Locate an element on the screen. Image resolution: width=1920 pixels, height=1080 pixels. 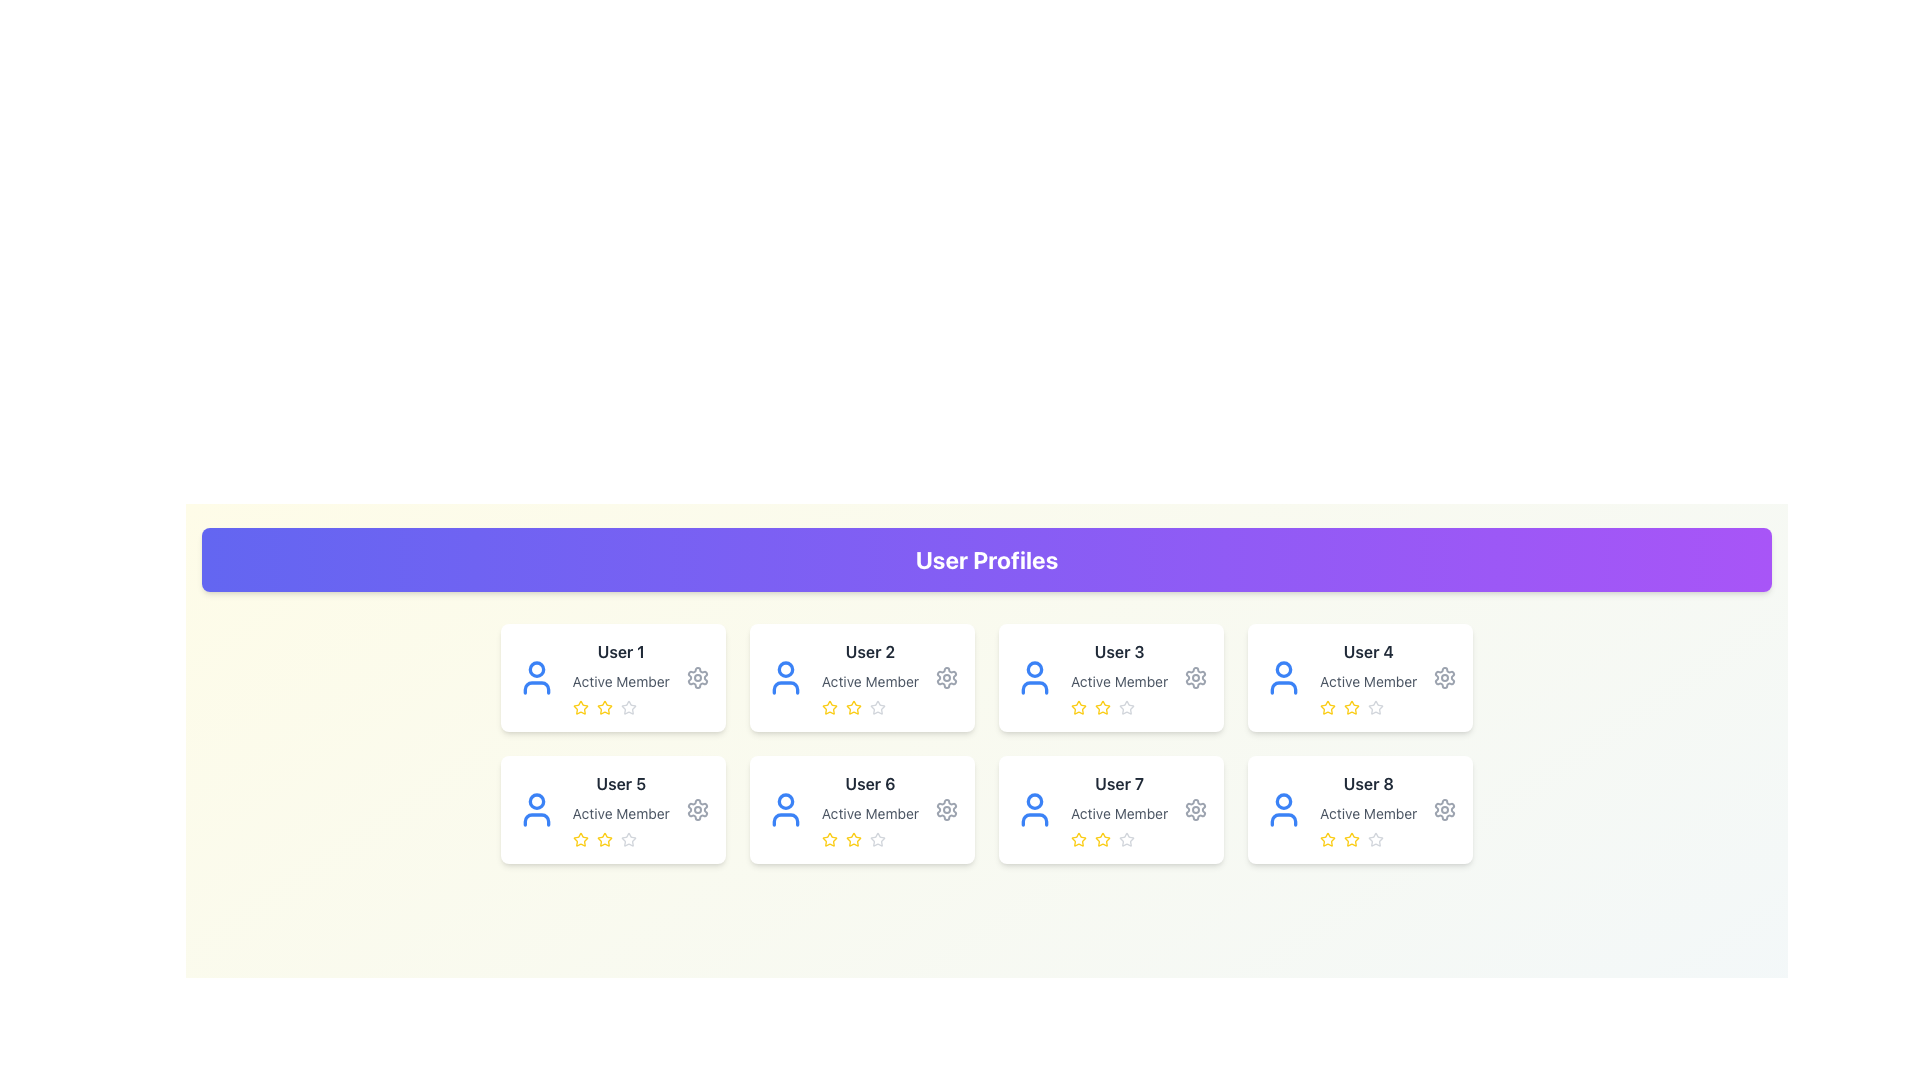
the text label that identifies the user profile as 'User 7', located centrally within the card labeled 'User 7 Active Member' in the fourth row of the user profile grid layout is located at coordinates (1118, 782).